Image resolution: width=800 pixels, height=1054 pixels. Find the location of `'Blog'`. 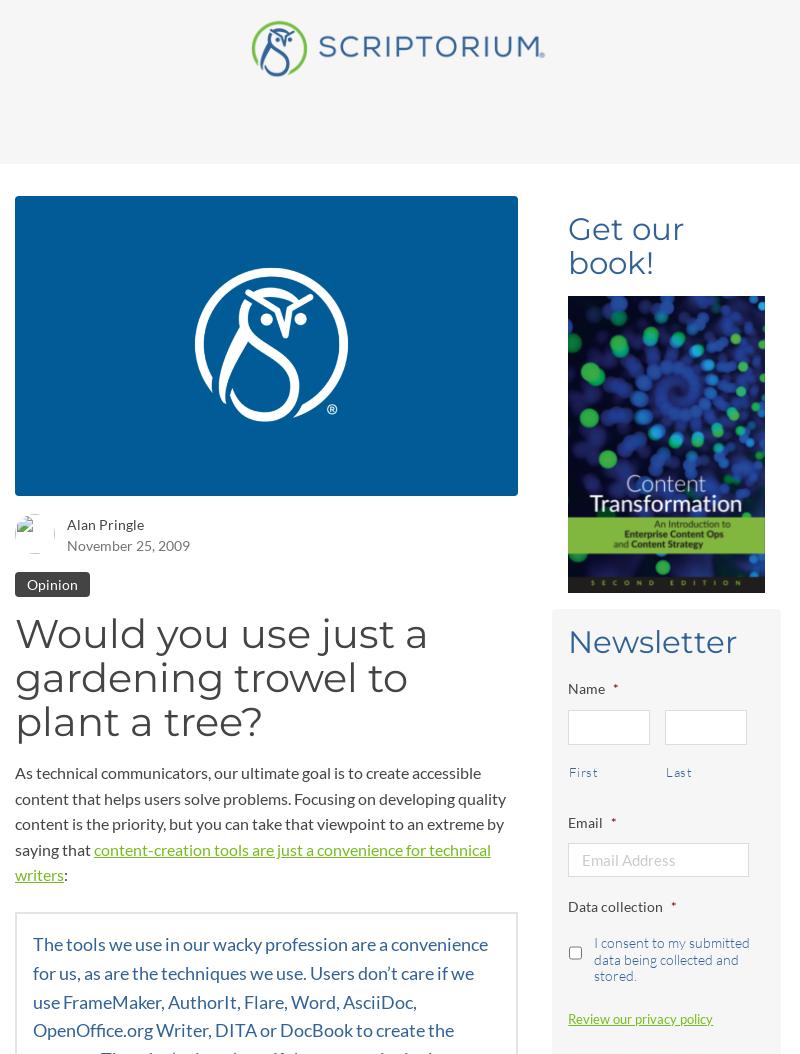

'Blog' is located at coordinates (282, 34).